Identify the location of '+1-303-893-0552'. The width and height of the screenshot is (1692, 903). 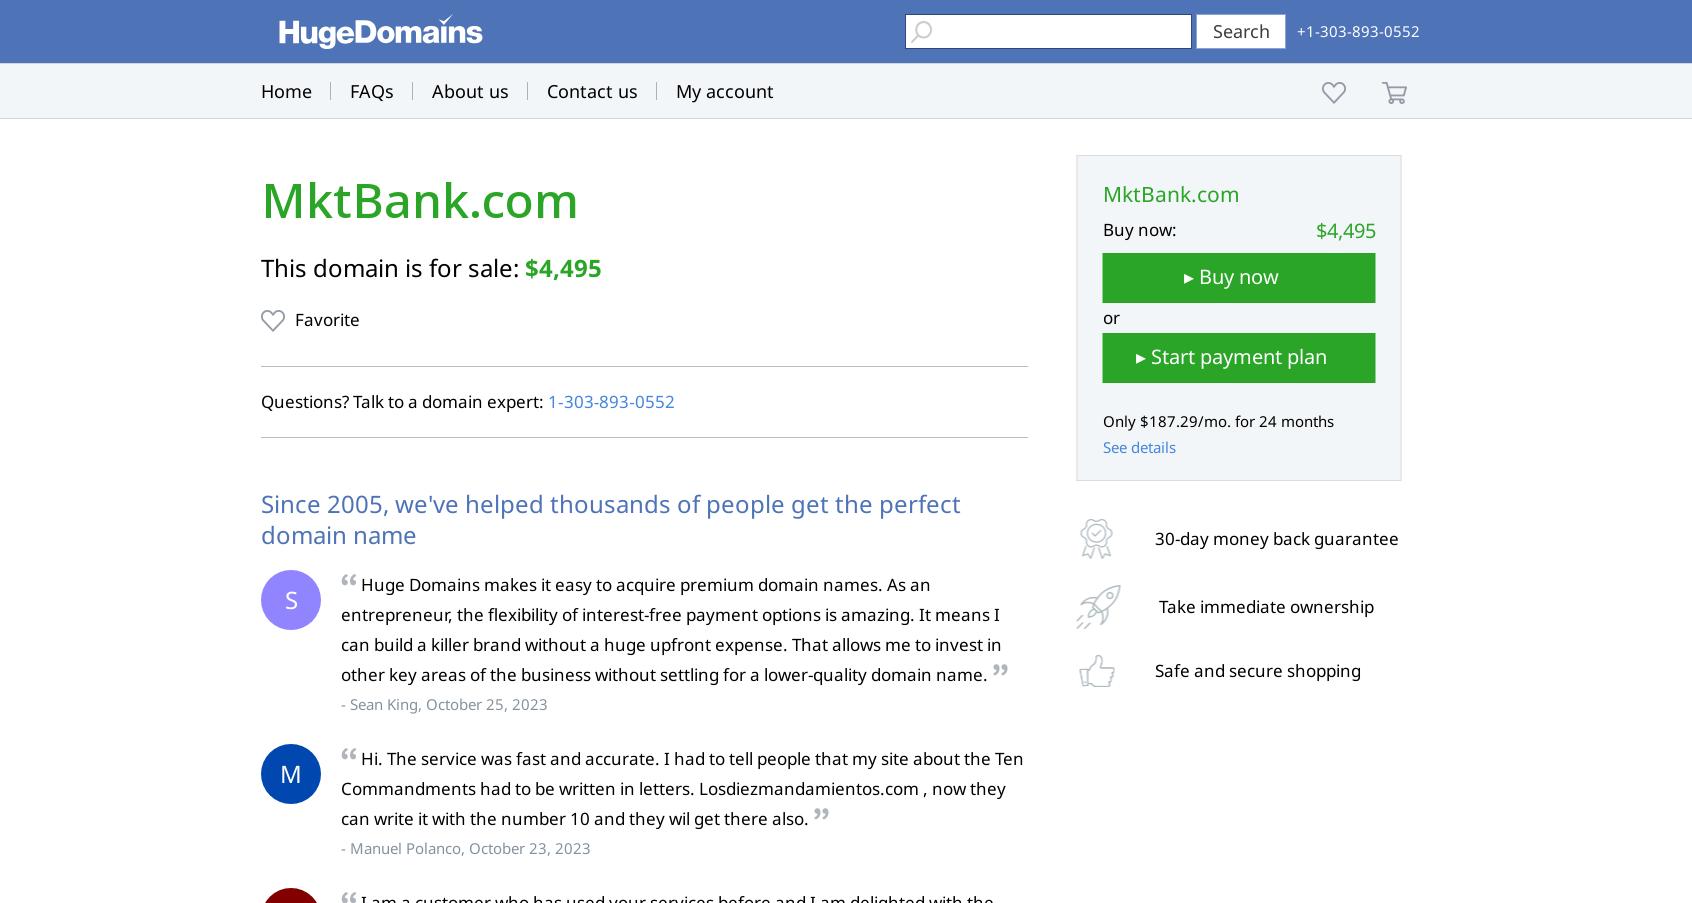
(1295, 29).